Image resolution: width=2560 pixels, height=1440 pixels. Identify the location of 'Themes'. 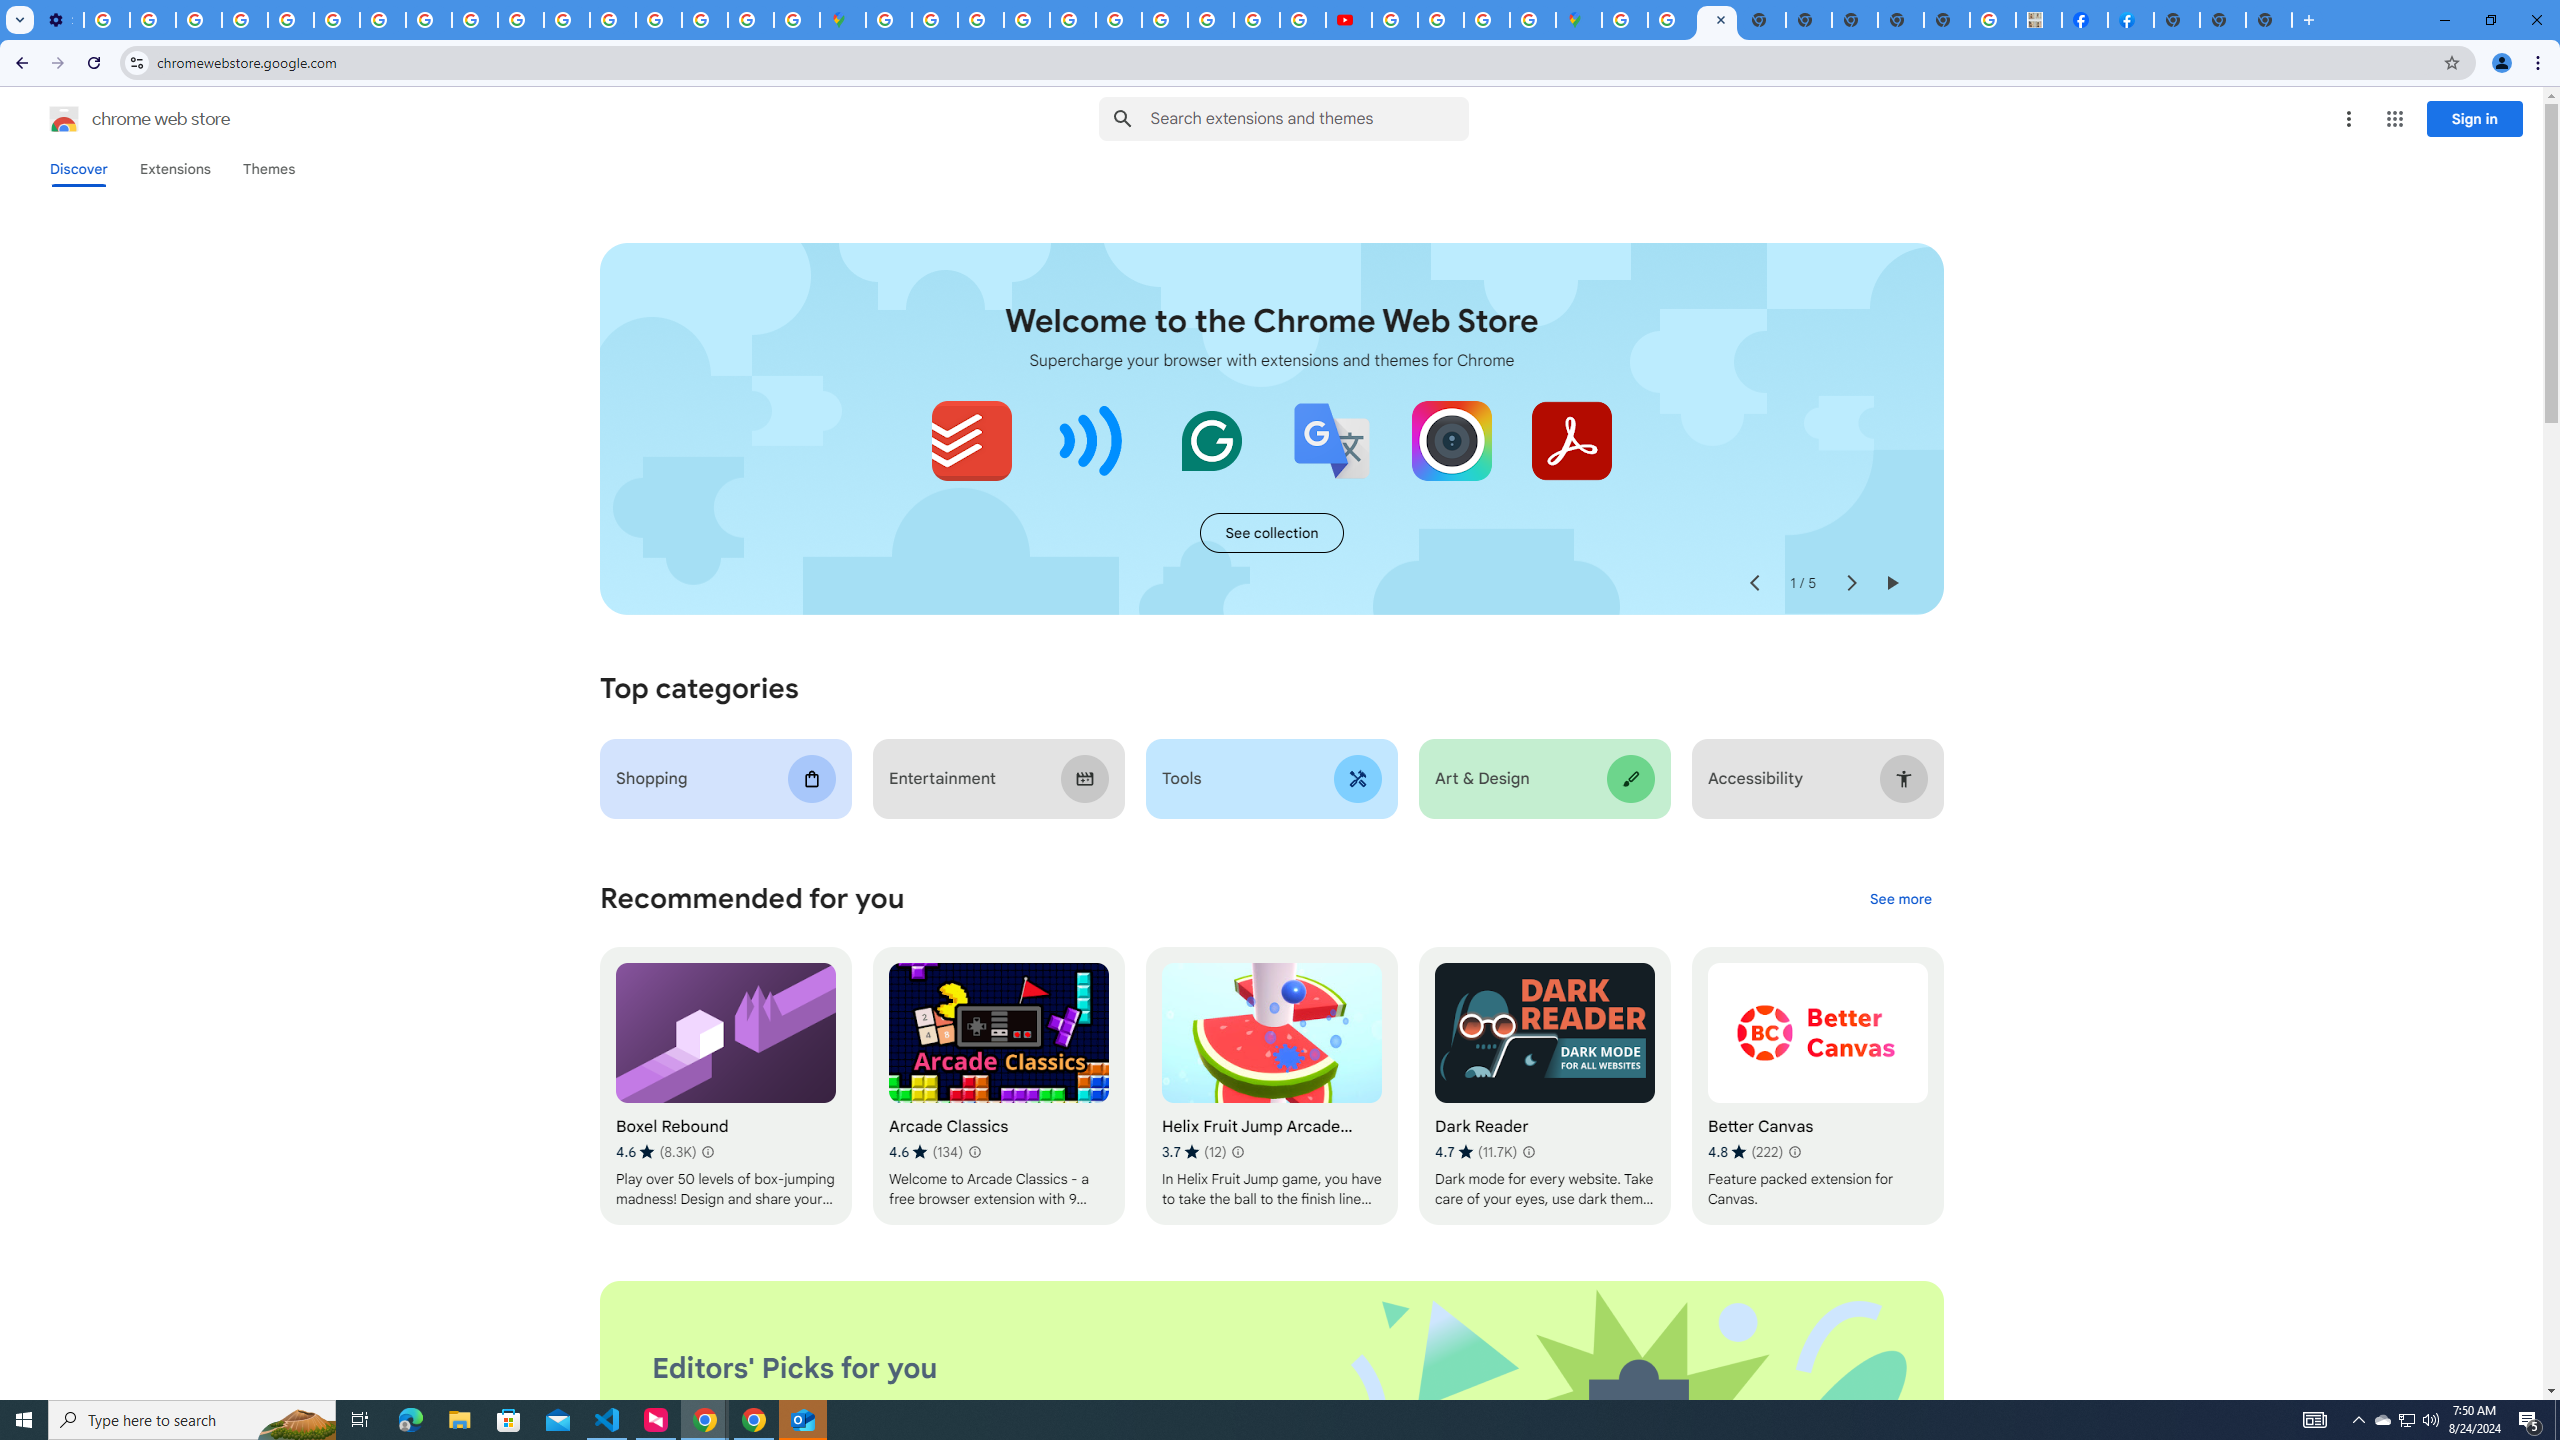
(268, 168).